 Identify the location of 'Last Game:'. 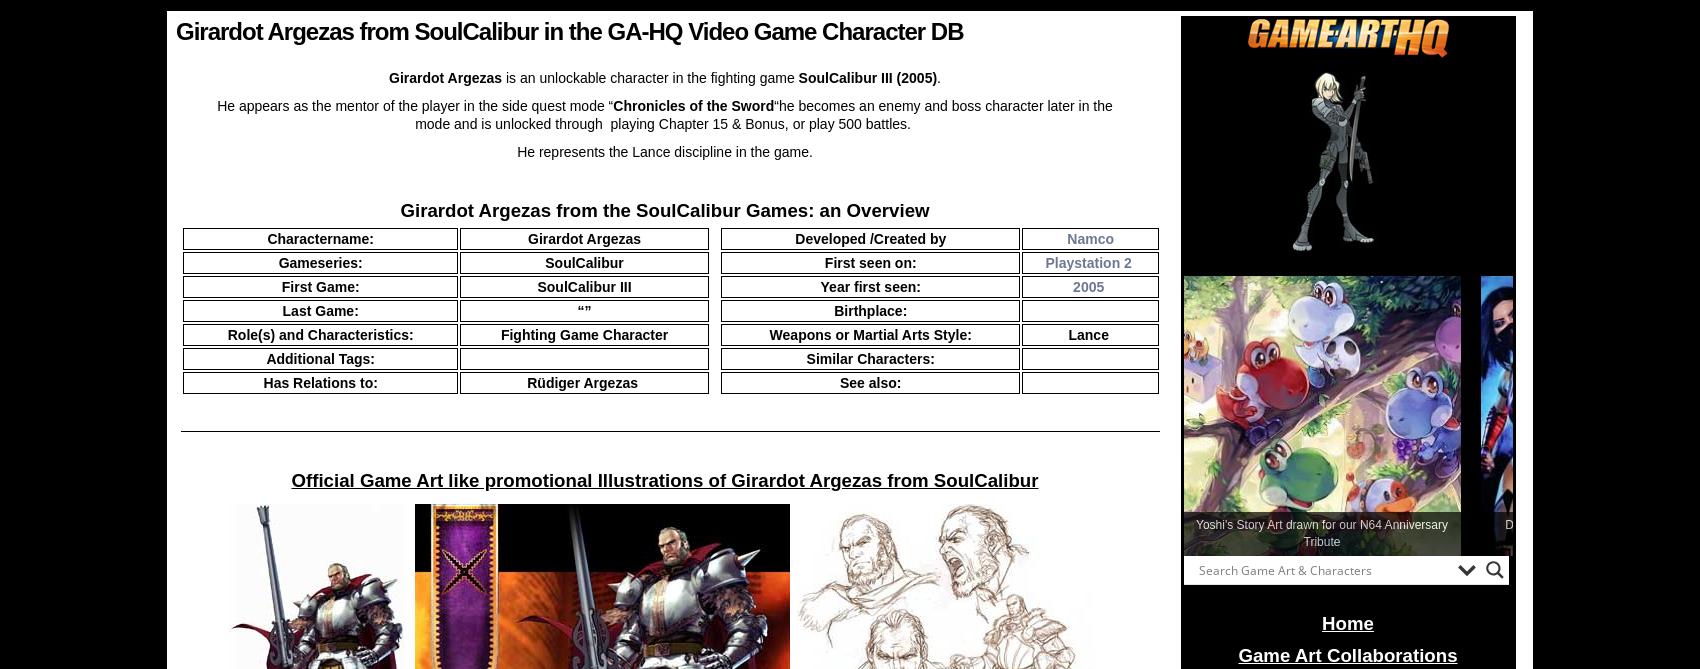
(319, 311).